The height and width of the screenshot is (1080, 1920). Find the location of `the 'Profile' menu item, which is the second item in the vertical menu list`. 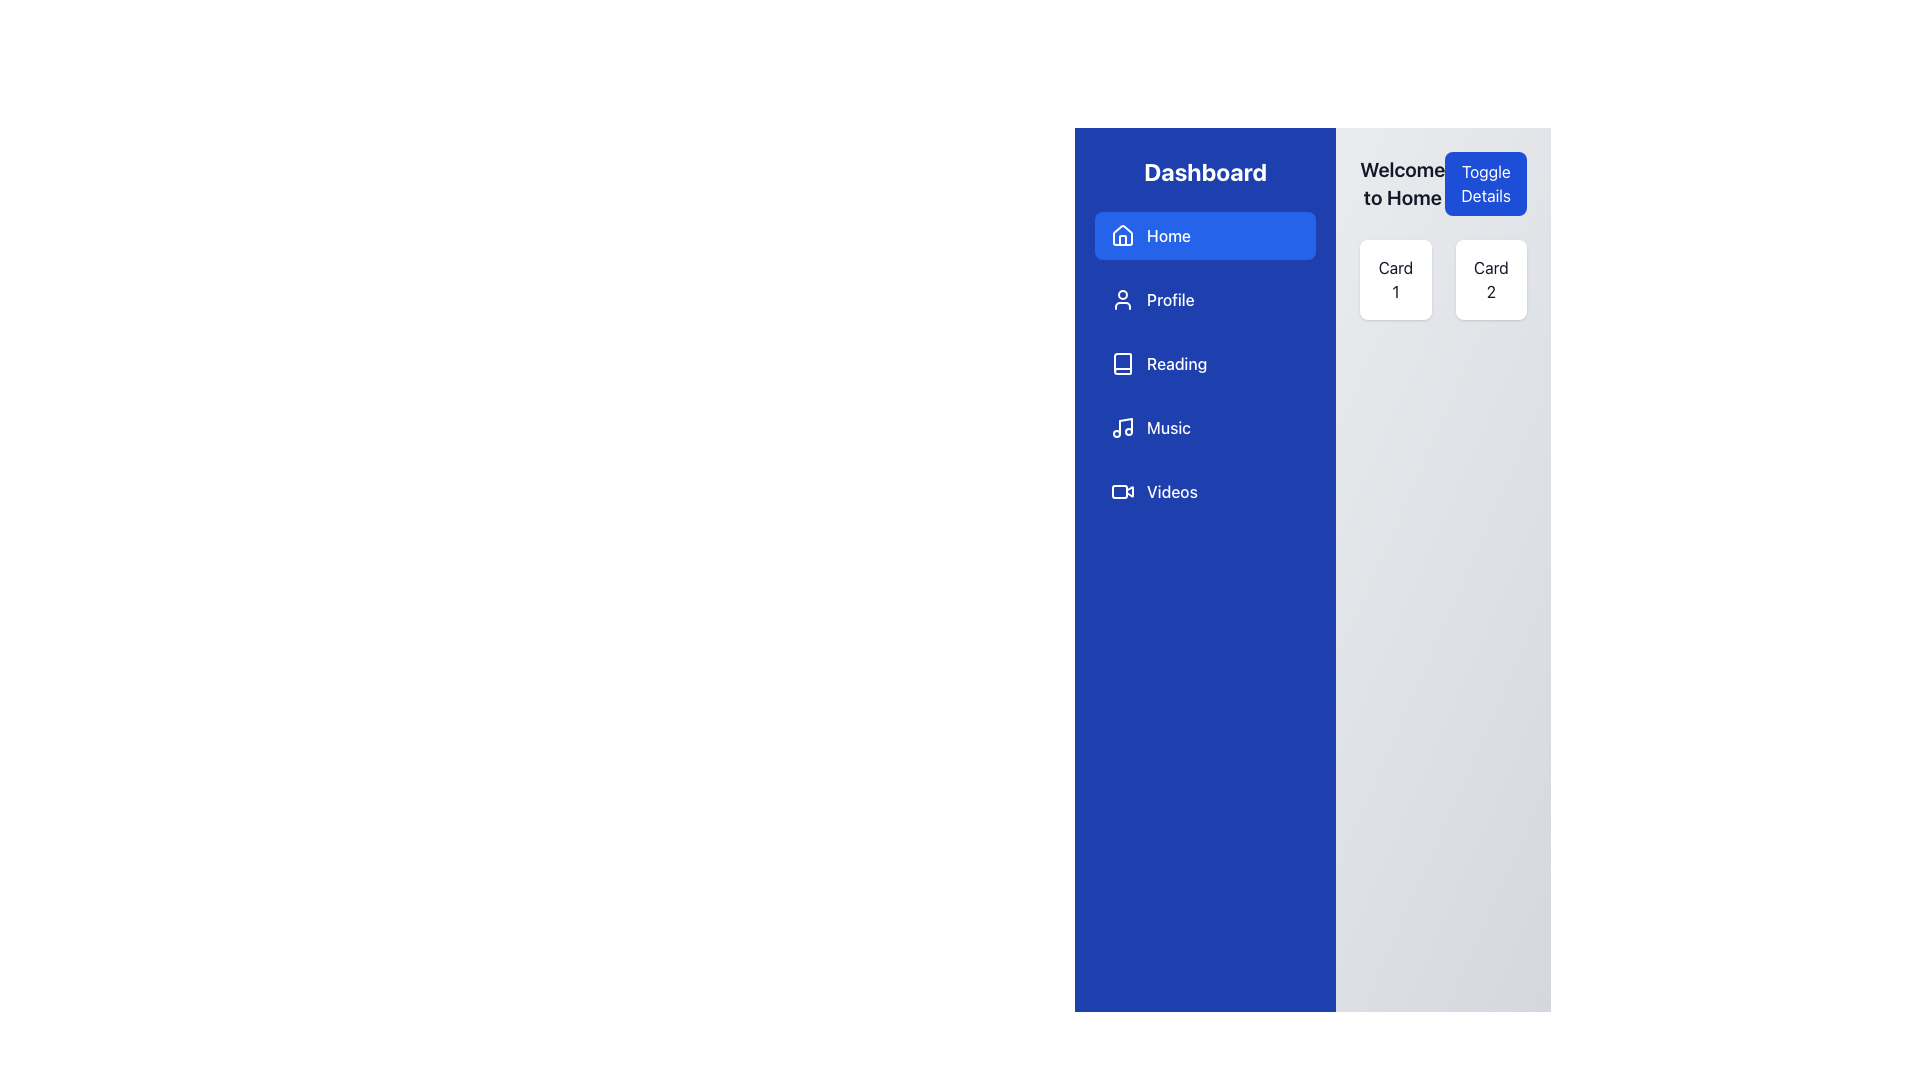

the 'Profile' menu item, which is the second item in the vertical menu list is located at coordinates (1204, 300).